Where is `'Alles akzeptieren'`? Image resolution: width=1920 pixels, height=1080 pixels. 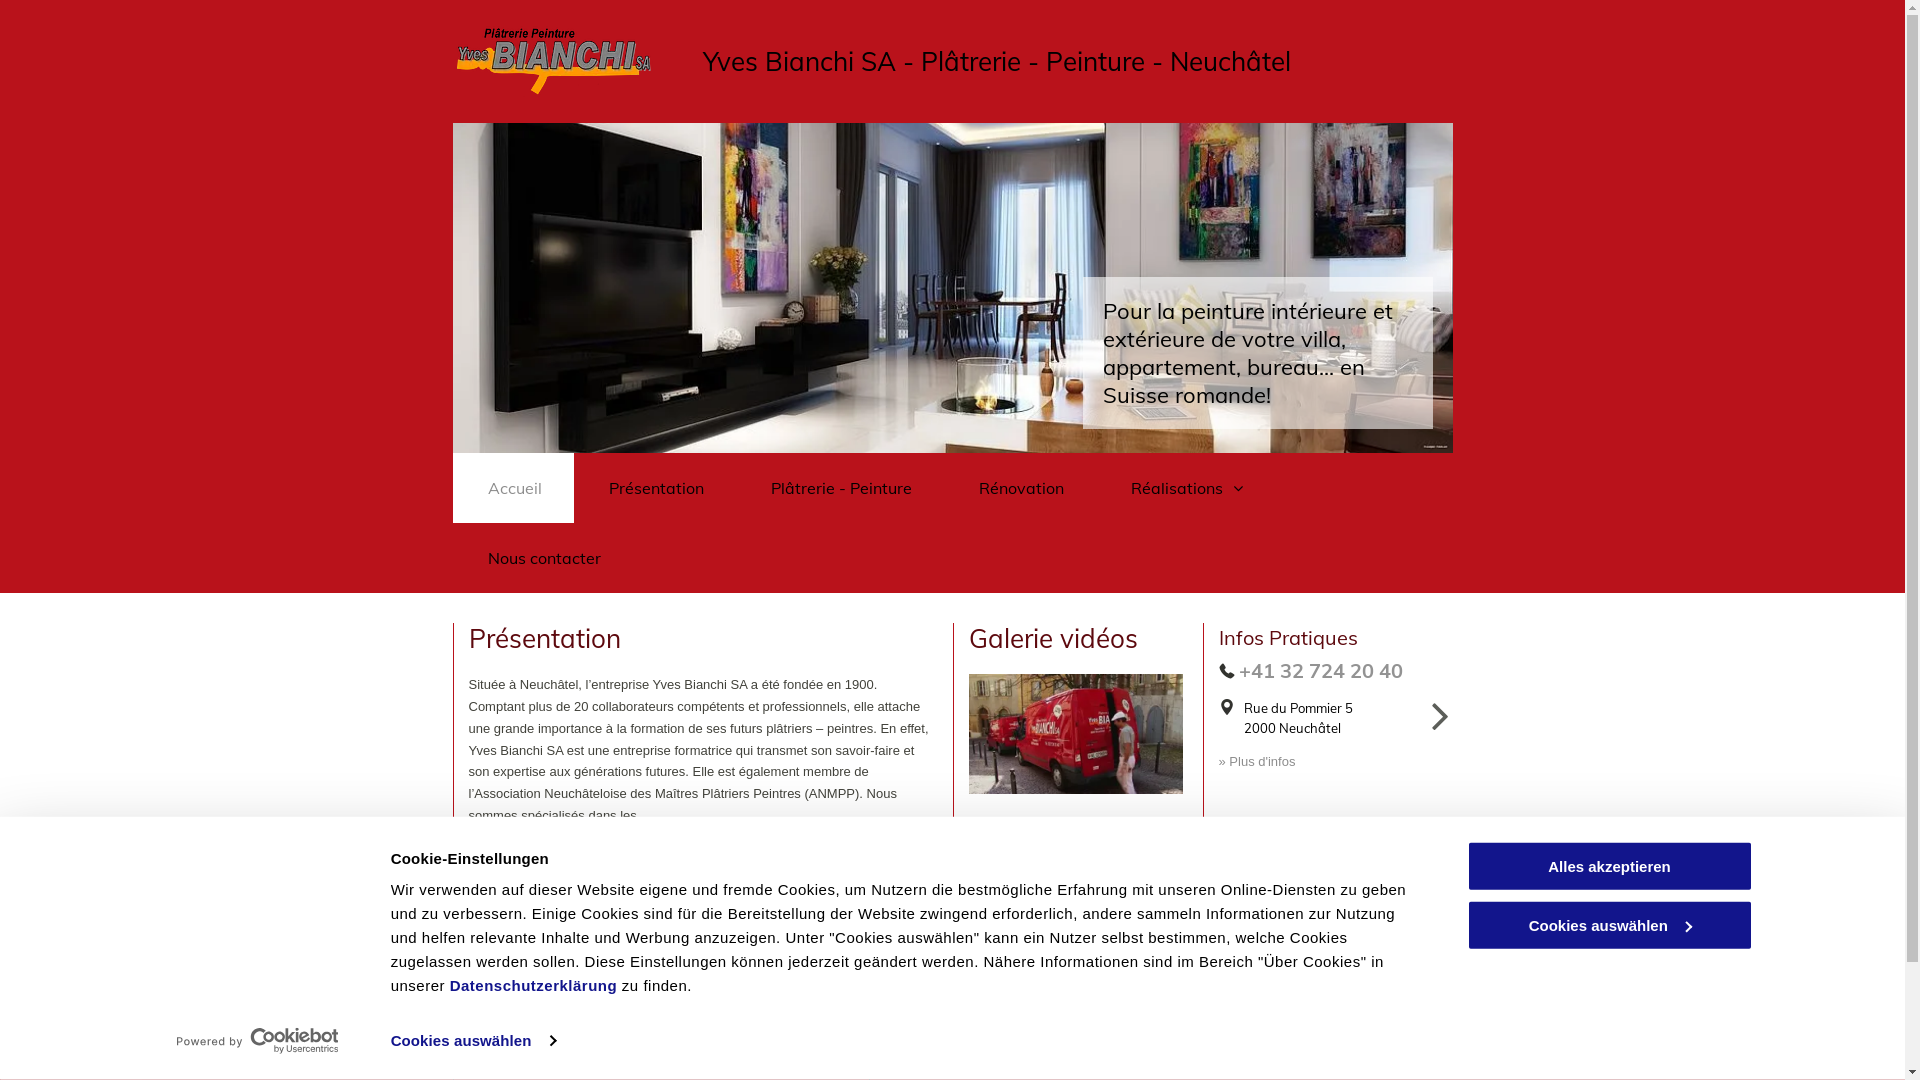 'Alles akzeptieren' is located at coordinates (1608, 865).